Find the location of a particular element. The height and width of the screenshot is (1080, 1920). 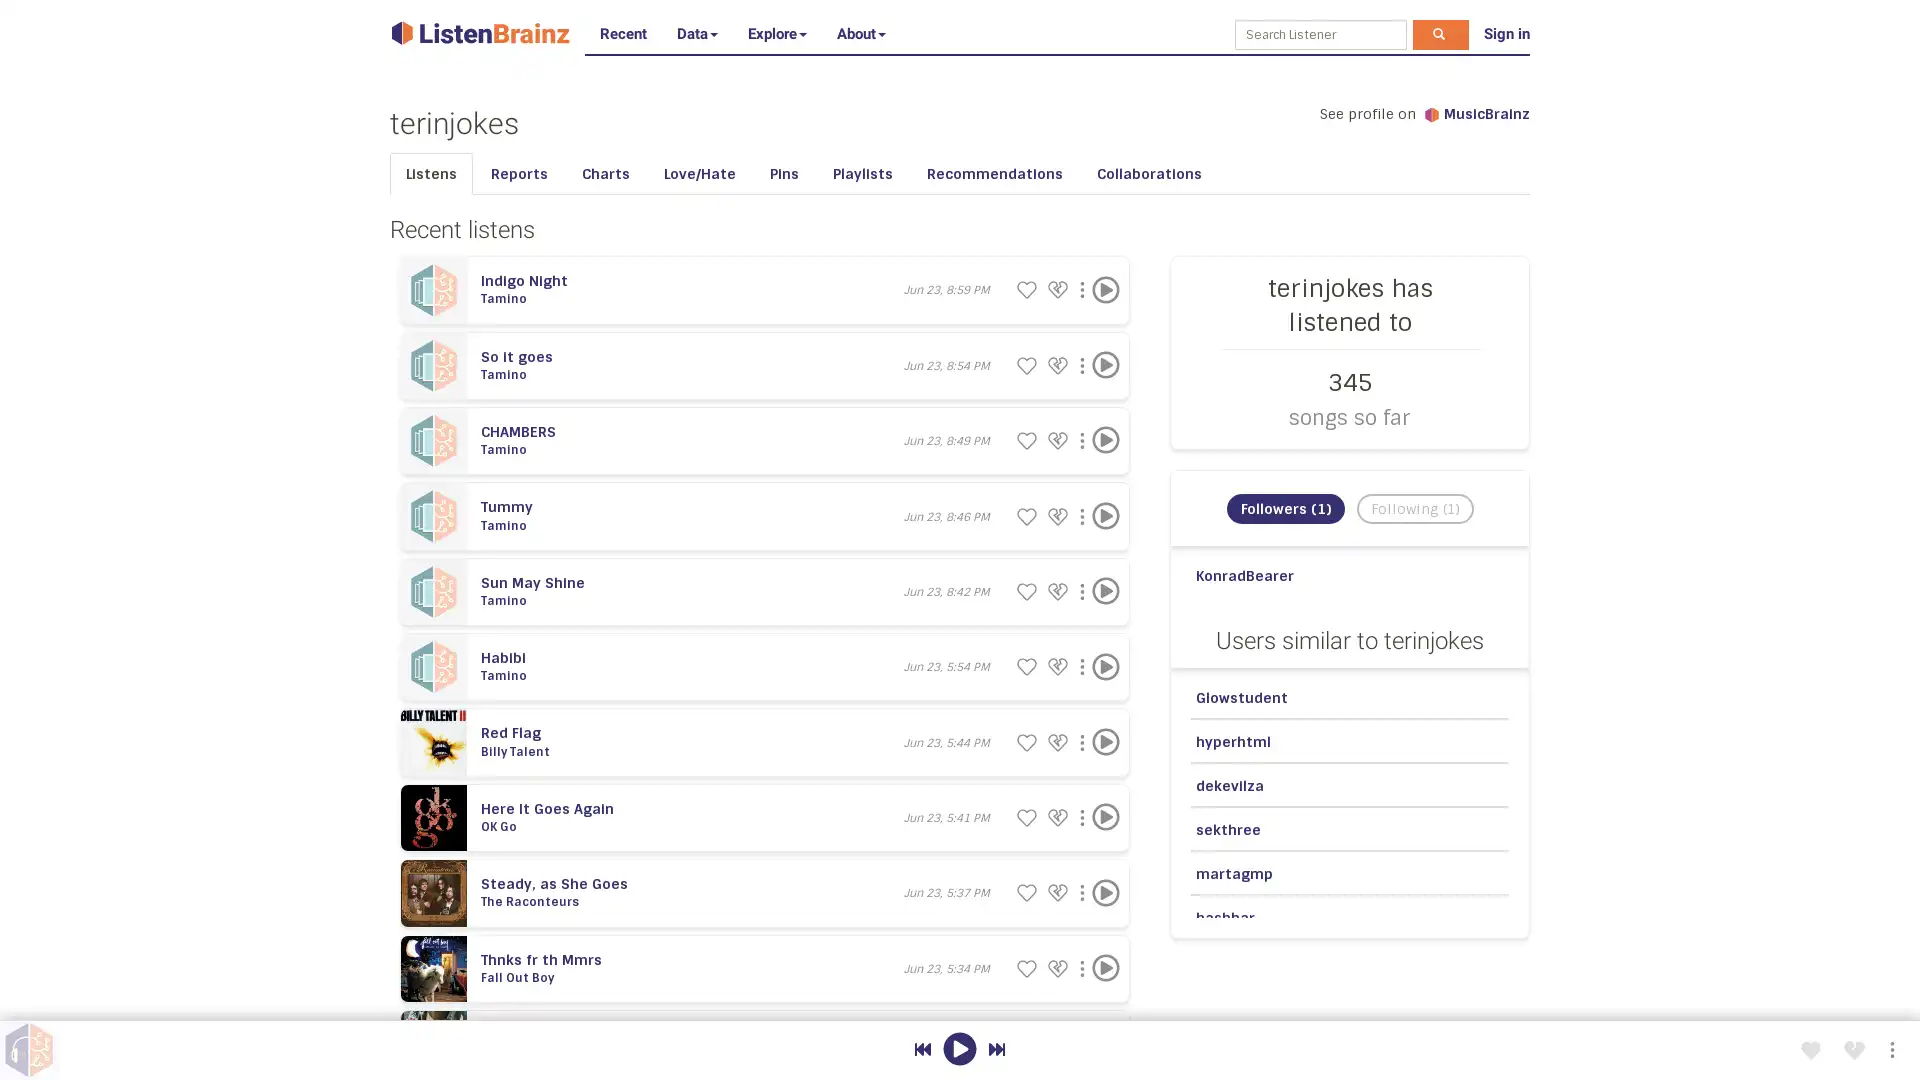

Previous is located at coordinates (921, 1048).